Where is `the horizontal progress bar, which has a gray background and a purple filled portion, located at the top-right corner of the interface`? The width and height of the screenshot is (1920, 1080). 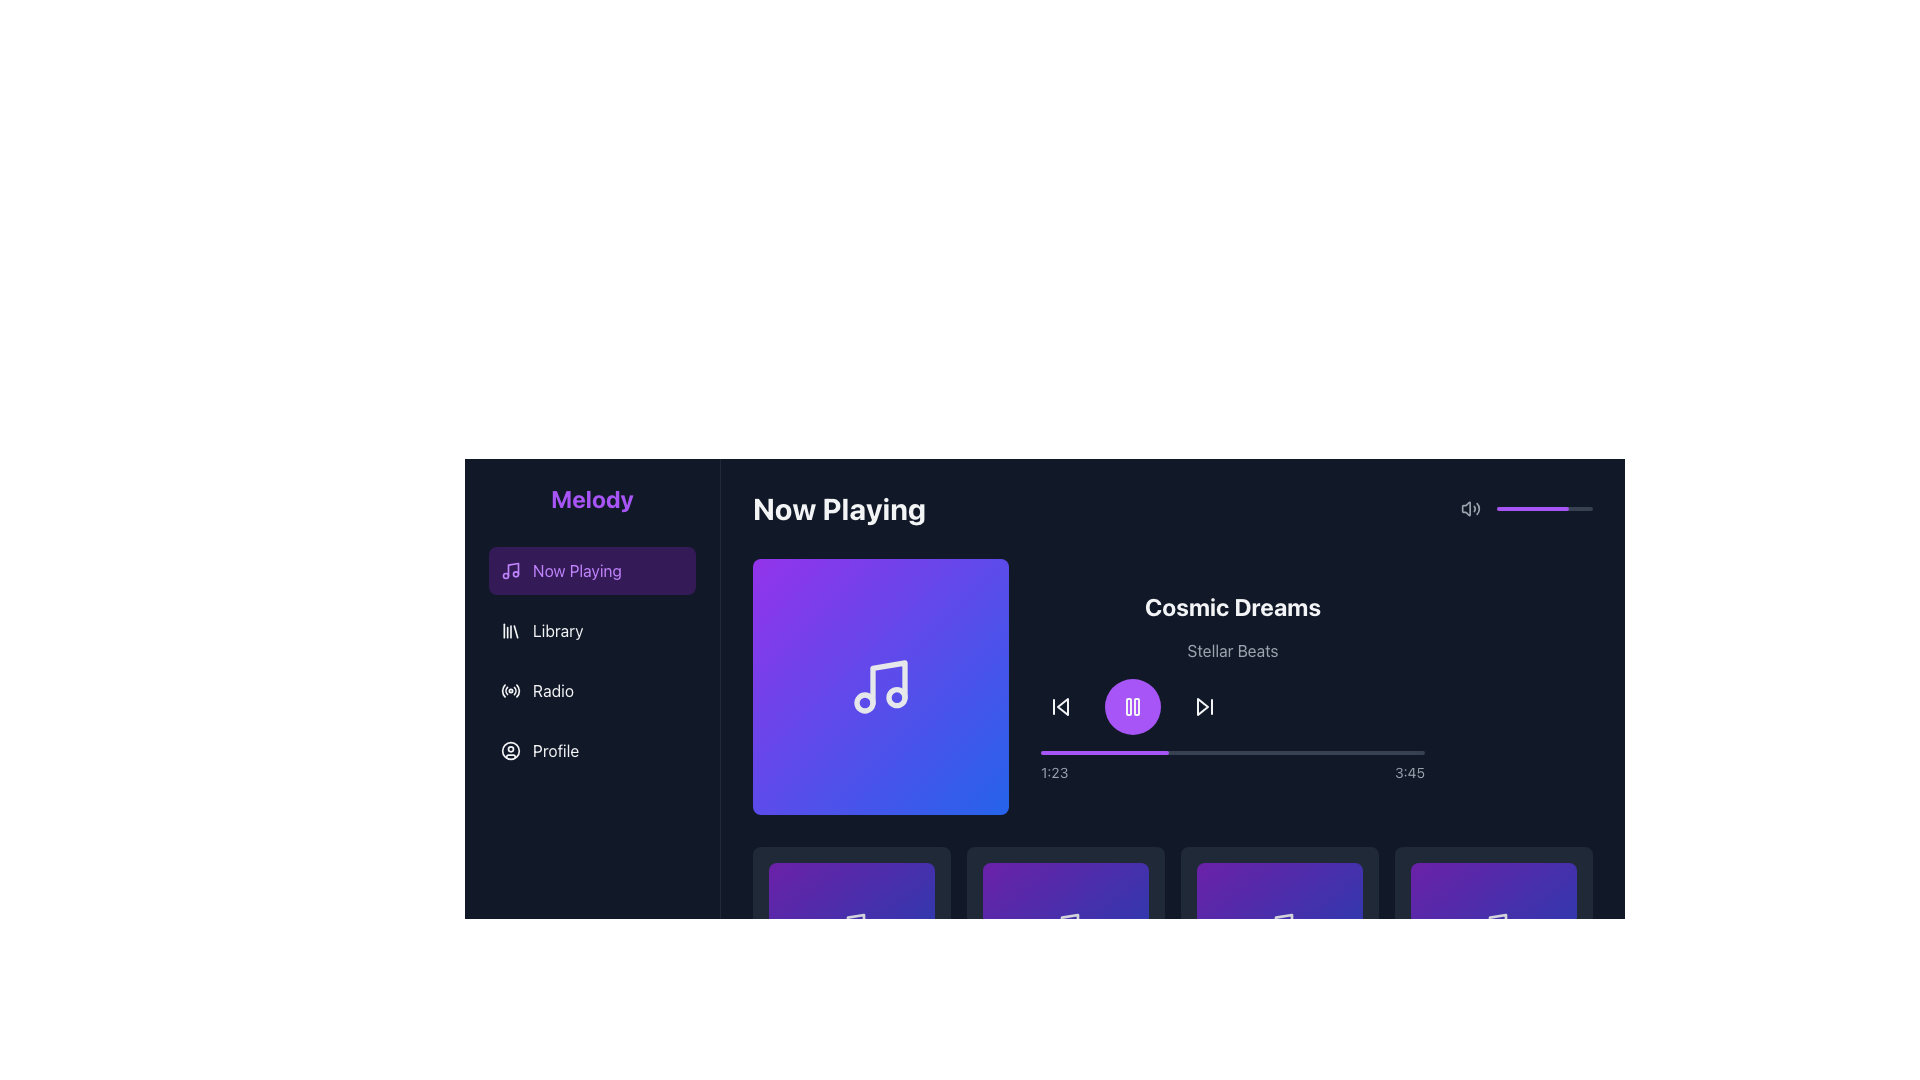
the horizontal progress bar, which has a gray background and a purple filled portion, located at the top-right corner of the interface is located at coordinates (1544, 508).